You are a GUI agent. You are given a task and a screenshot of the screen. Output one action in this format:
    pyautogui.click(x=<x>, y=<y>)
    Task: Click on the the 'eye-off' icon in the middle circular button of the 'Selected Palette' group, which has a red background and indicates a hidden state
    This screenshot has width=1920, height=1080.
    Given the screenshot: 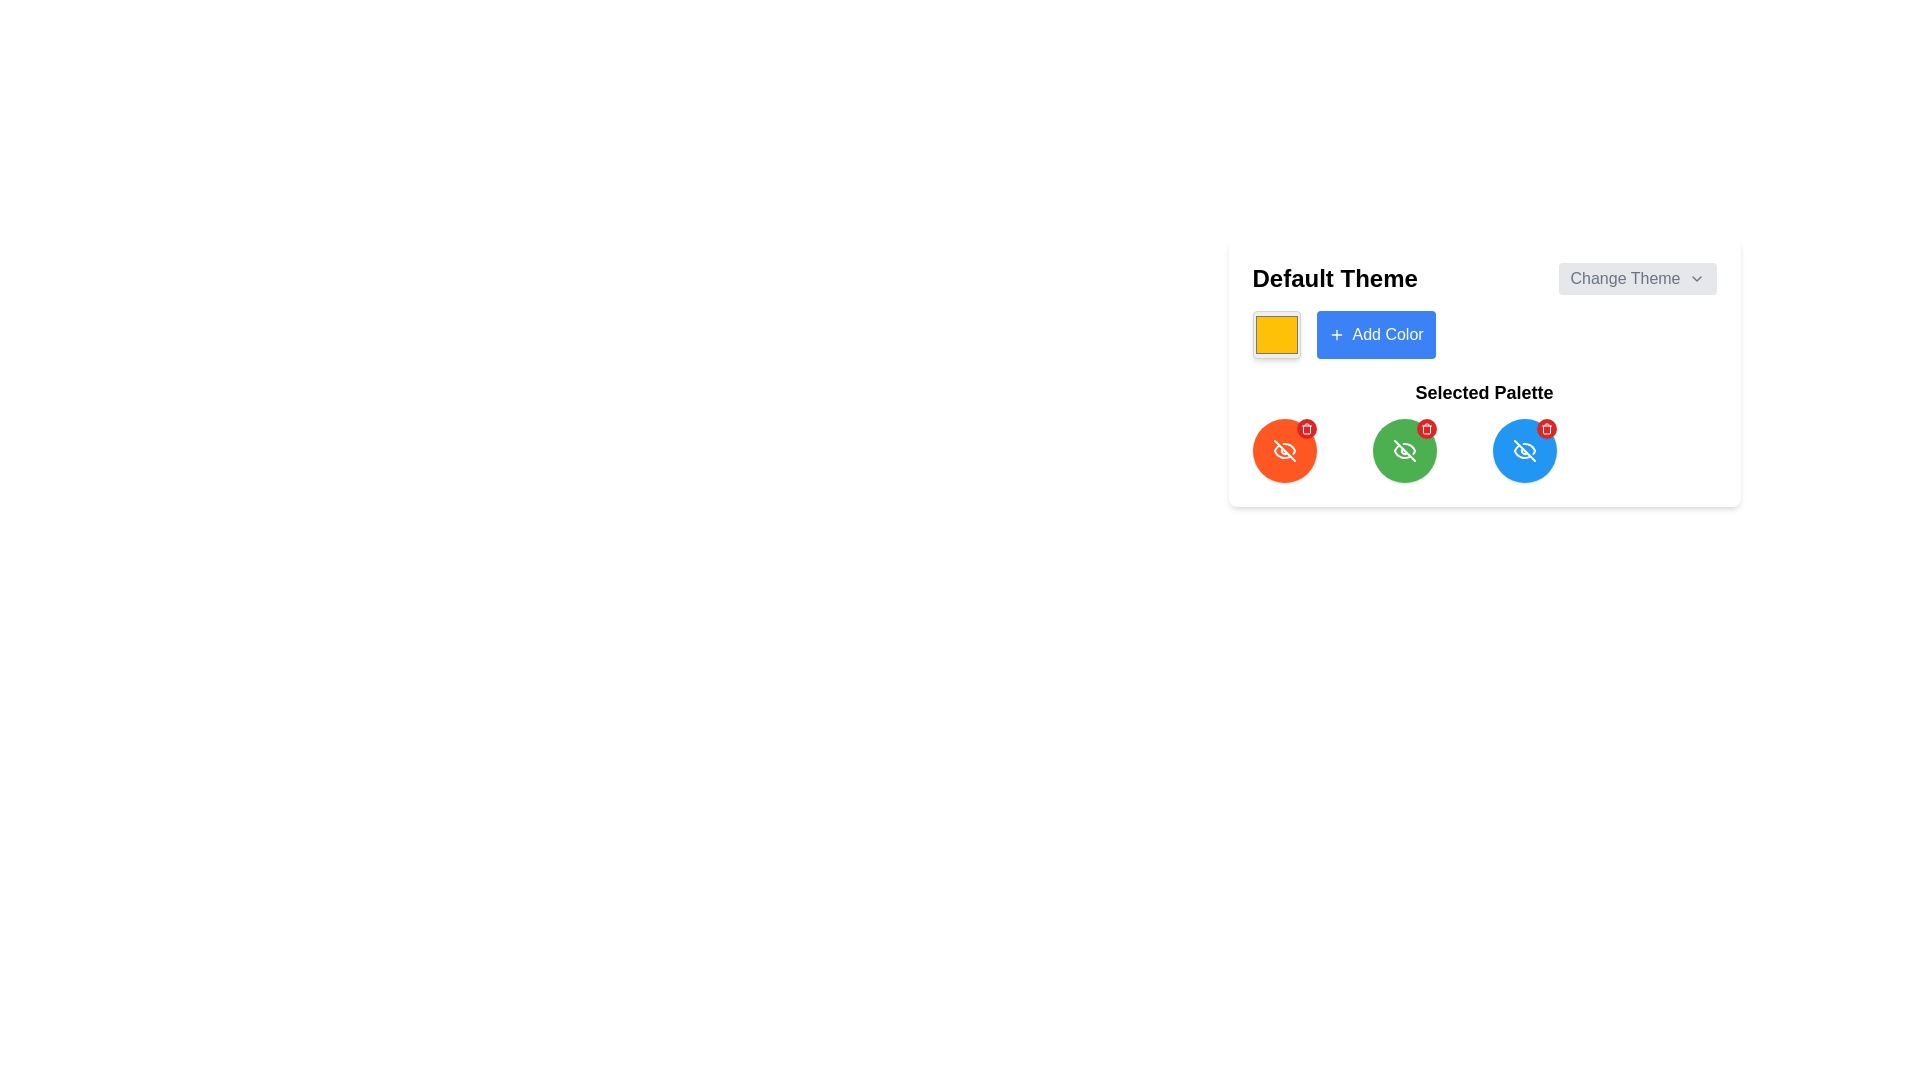 What is the action you would take?
    pyautogui.click(x=1284, y=451)
    